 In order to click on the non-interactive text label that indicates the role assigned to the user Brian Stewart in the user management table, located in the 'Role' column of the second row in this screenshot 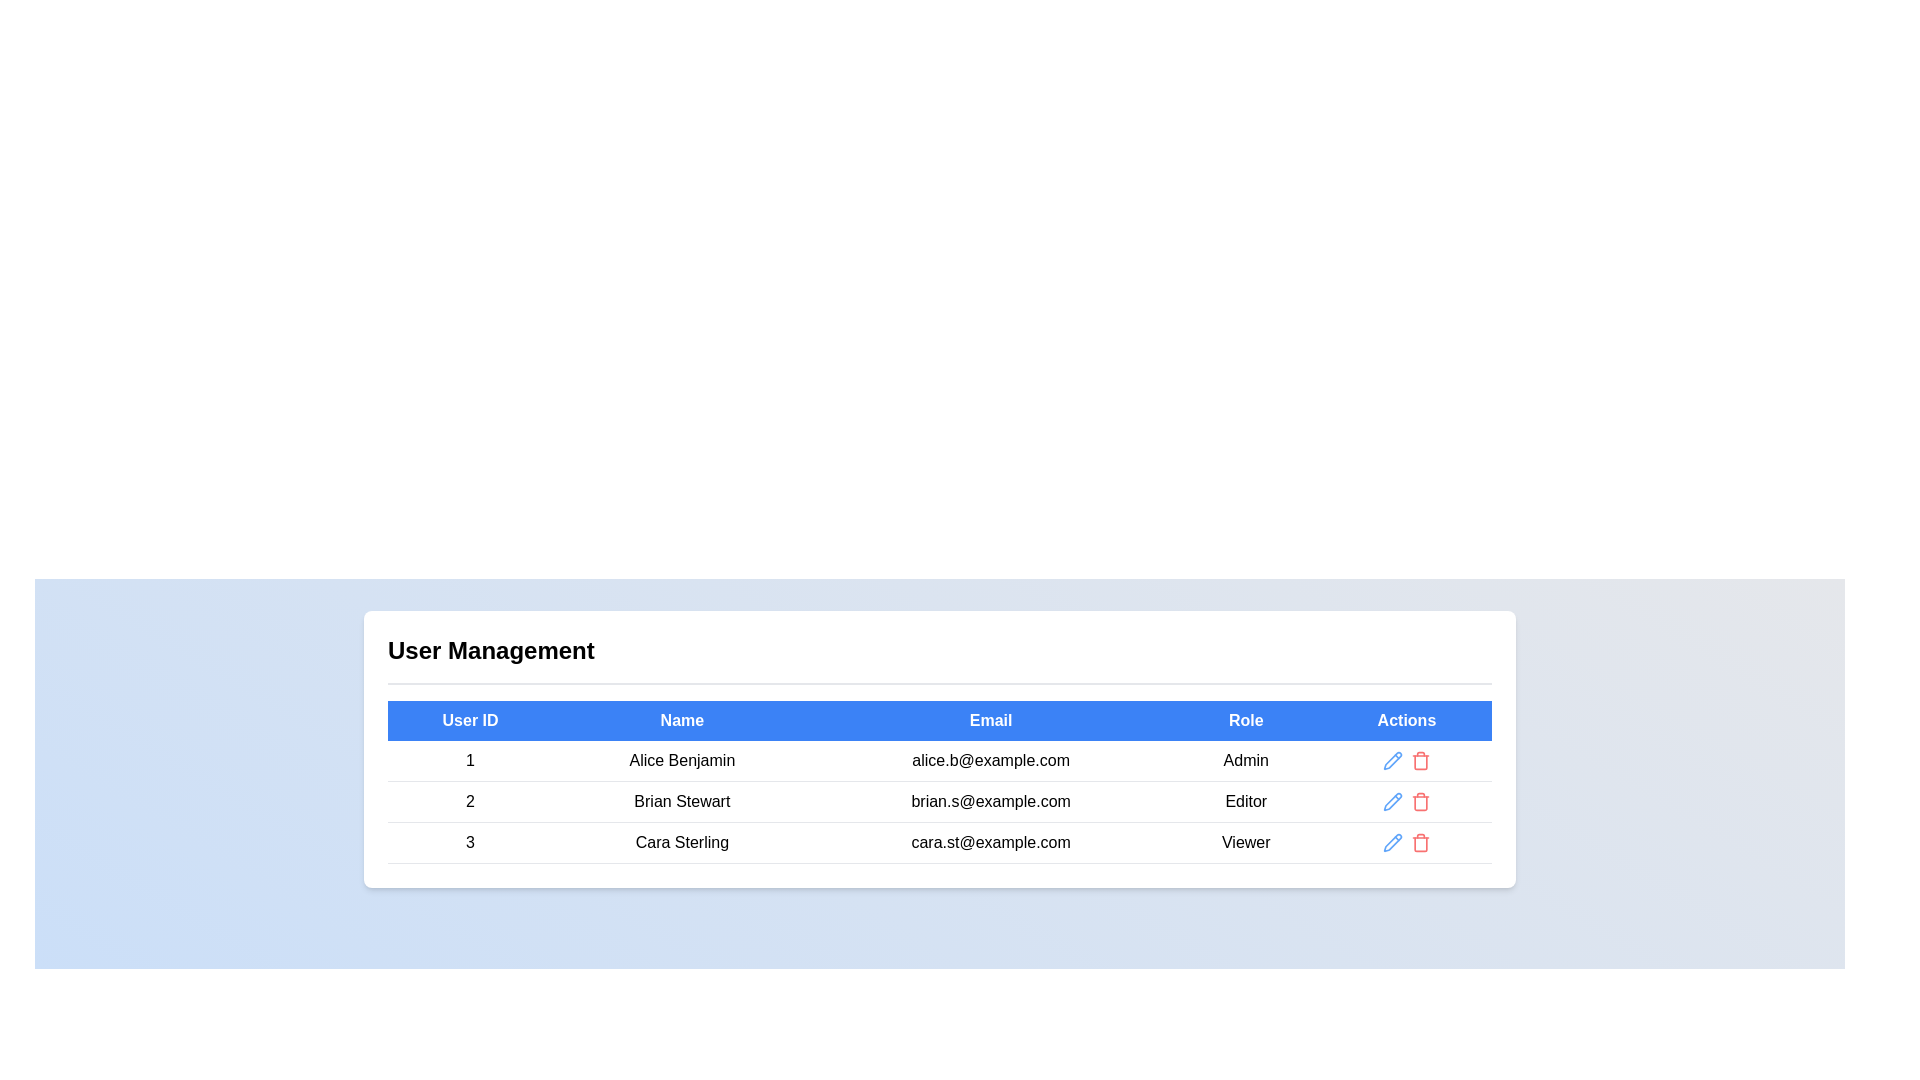, I will do `click(1245, 801)`.